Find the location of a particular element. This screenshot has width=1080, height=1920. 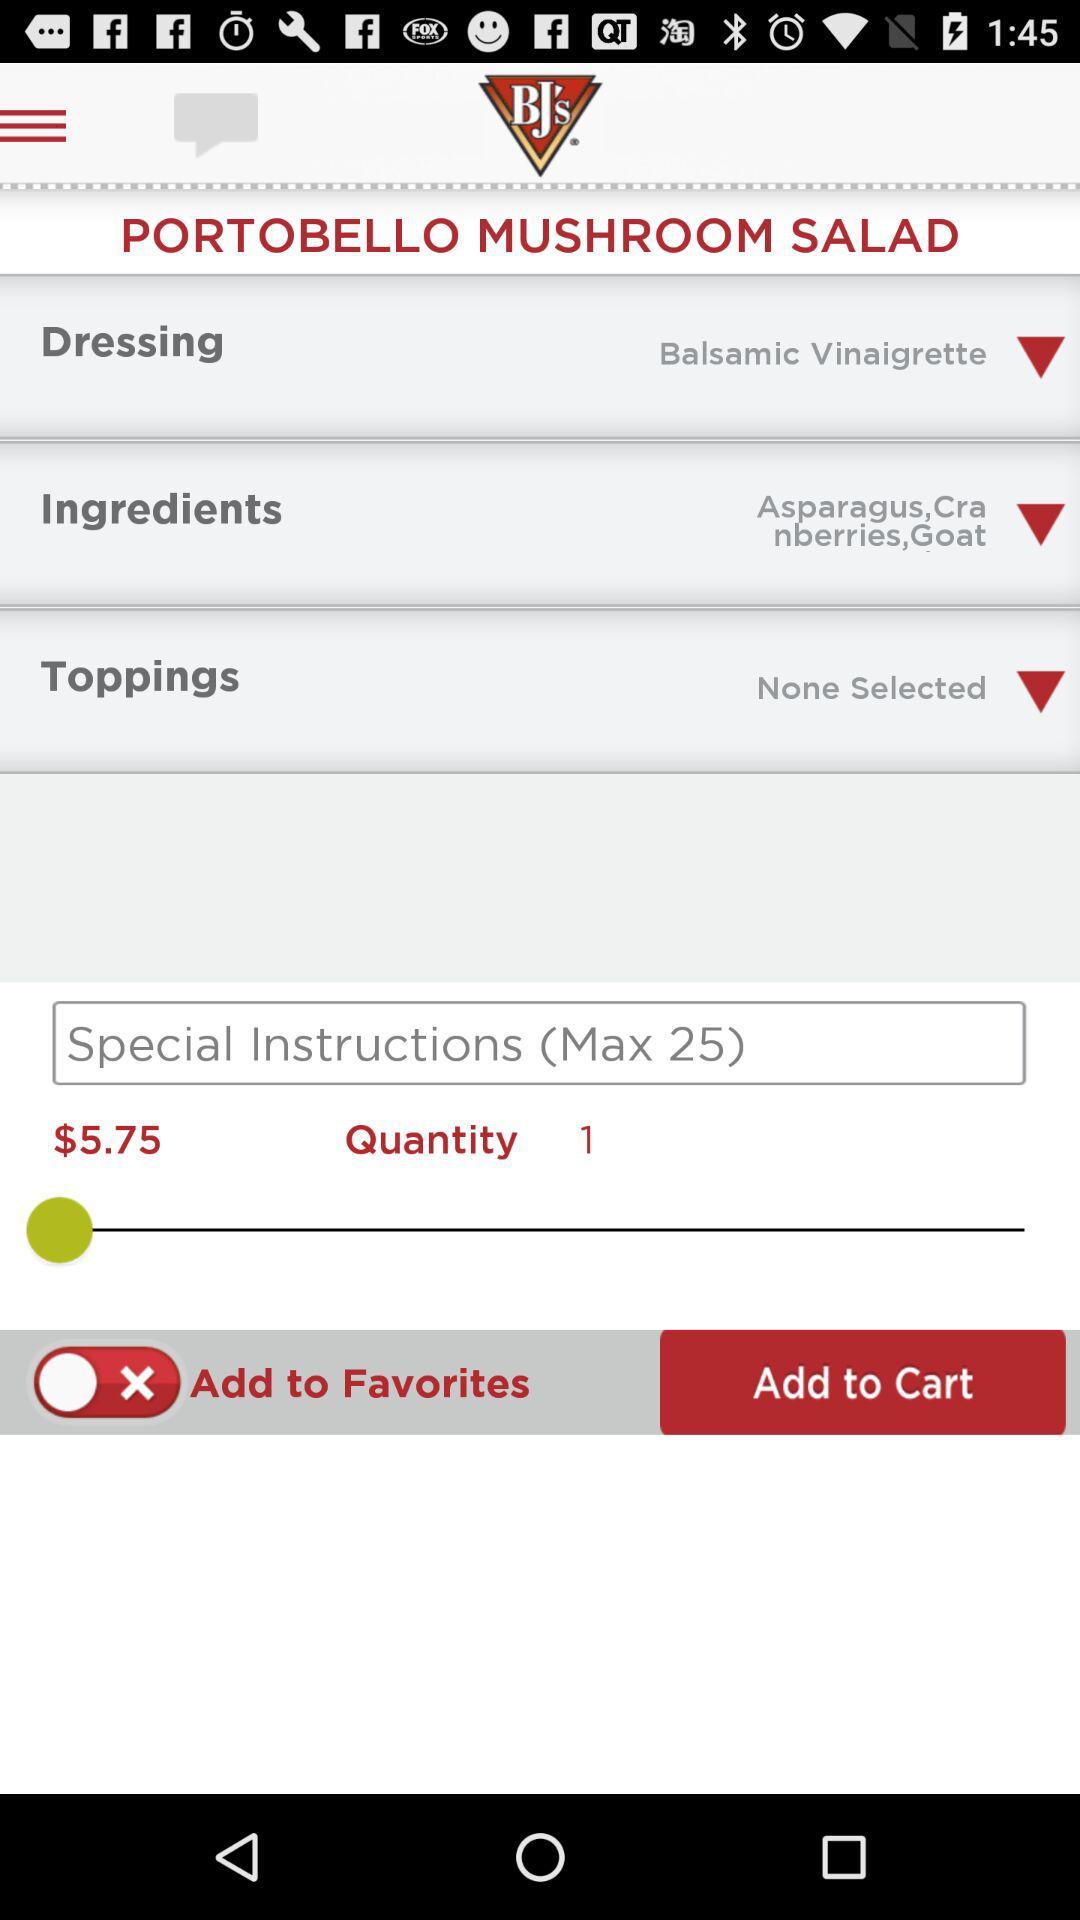

open the chat is located at coordinates (218, 124).